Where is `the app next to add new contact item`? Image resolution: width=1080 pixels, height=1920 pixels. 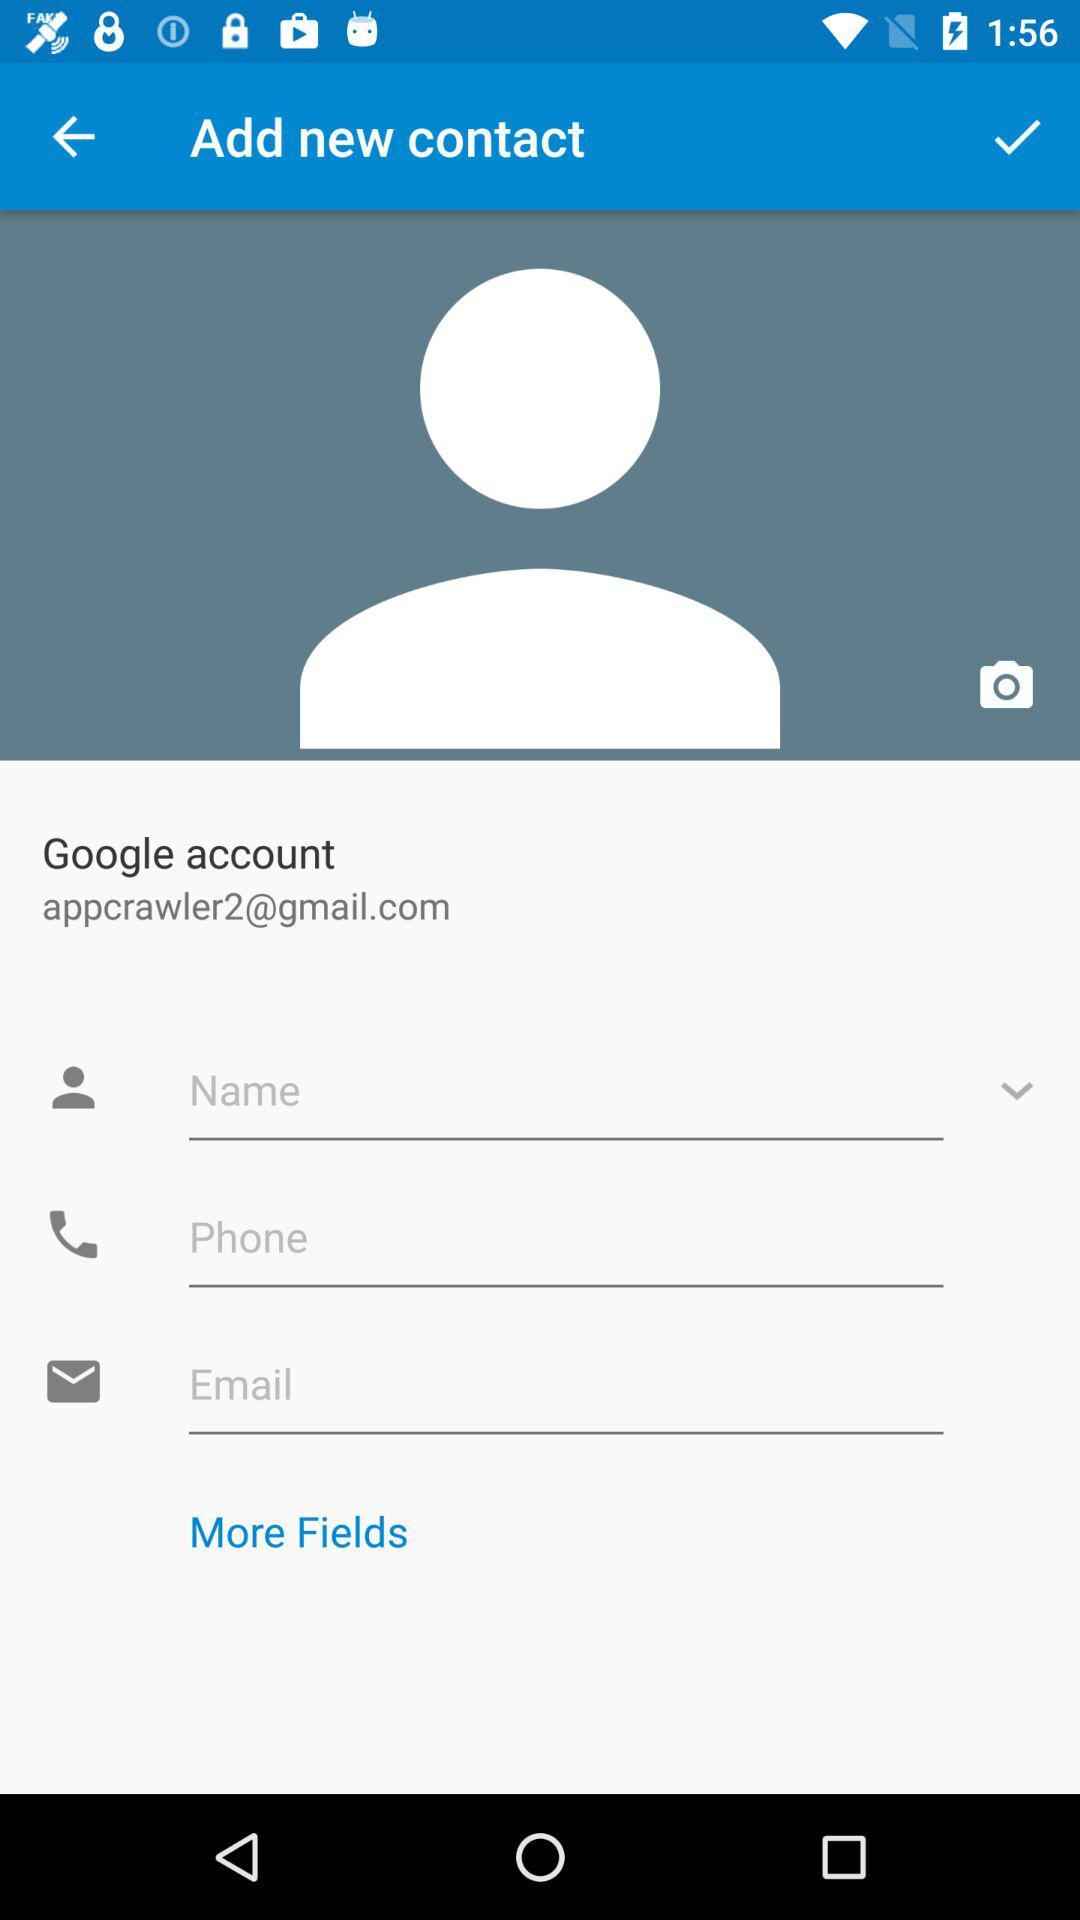
the app next to add new contact item is located at coordinates (1017, 135).